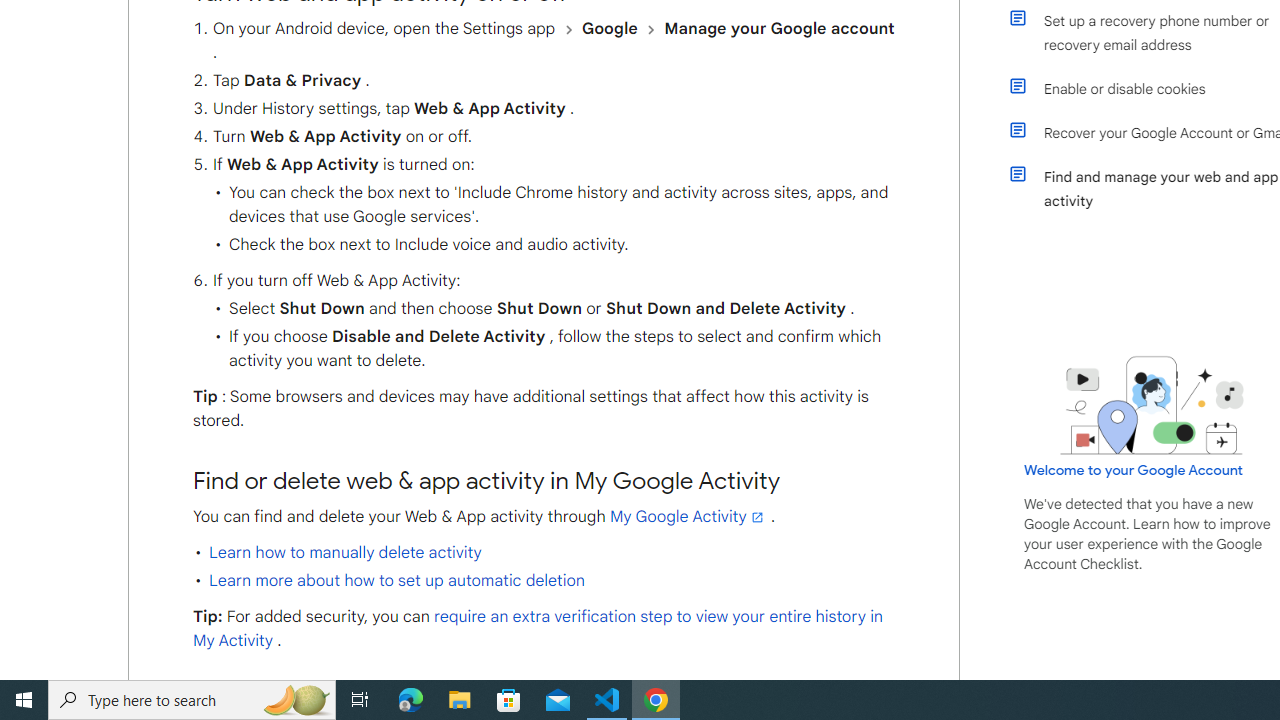  Describe the element at coordinates (396, 581) in the screenshot. I see `'Learn more about how to set up automatic deletion'` at that location.